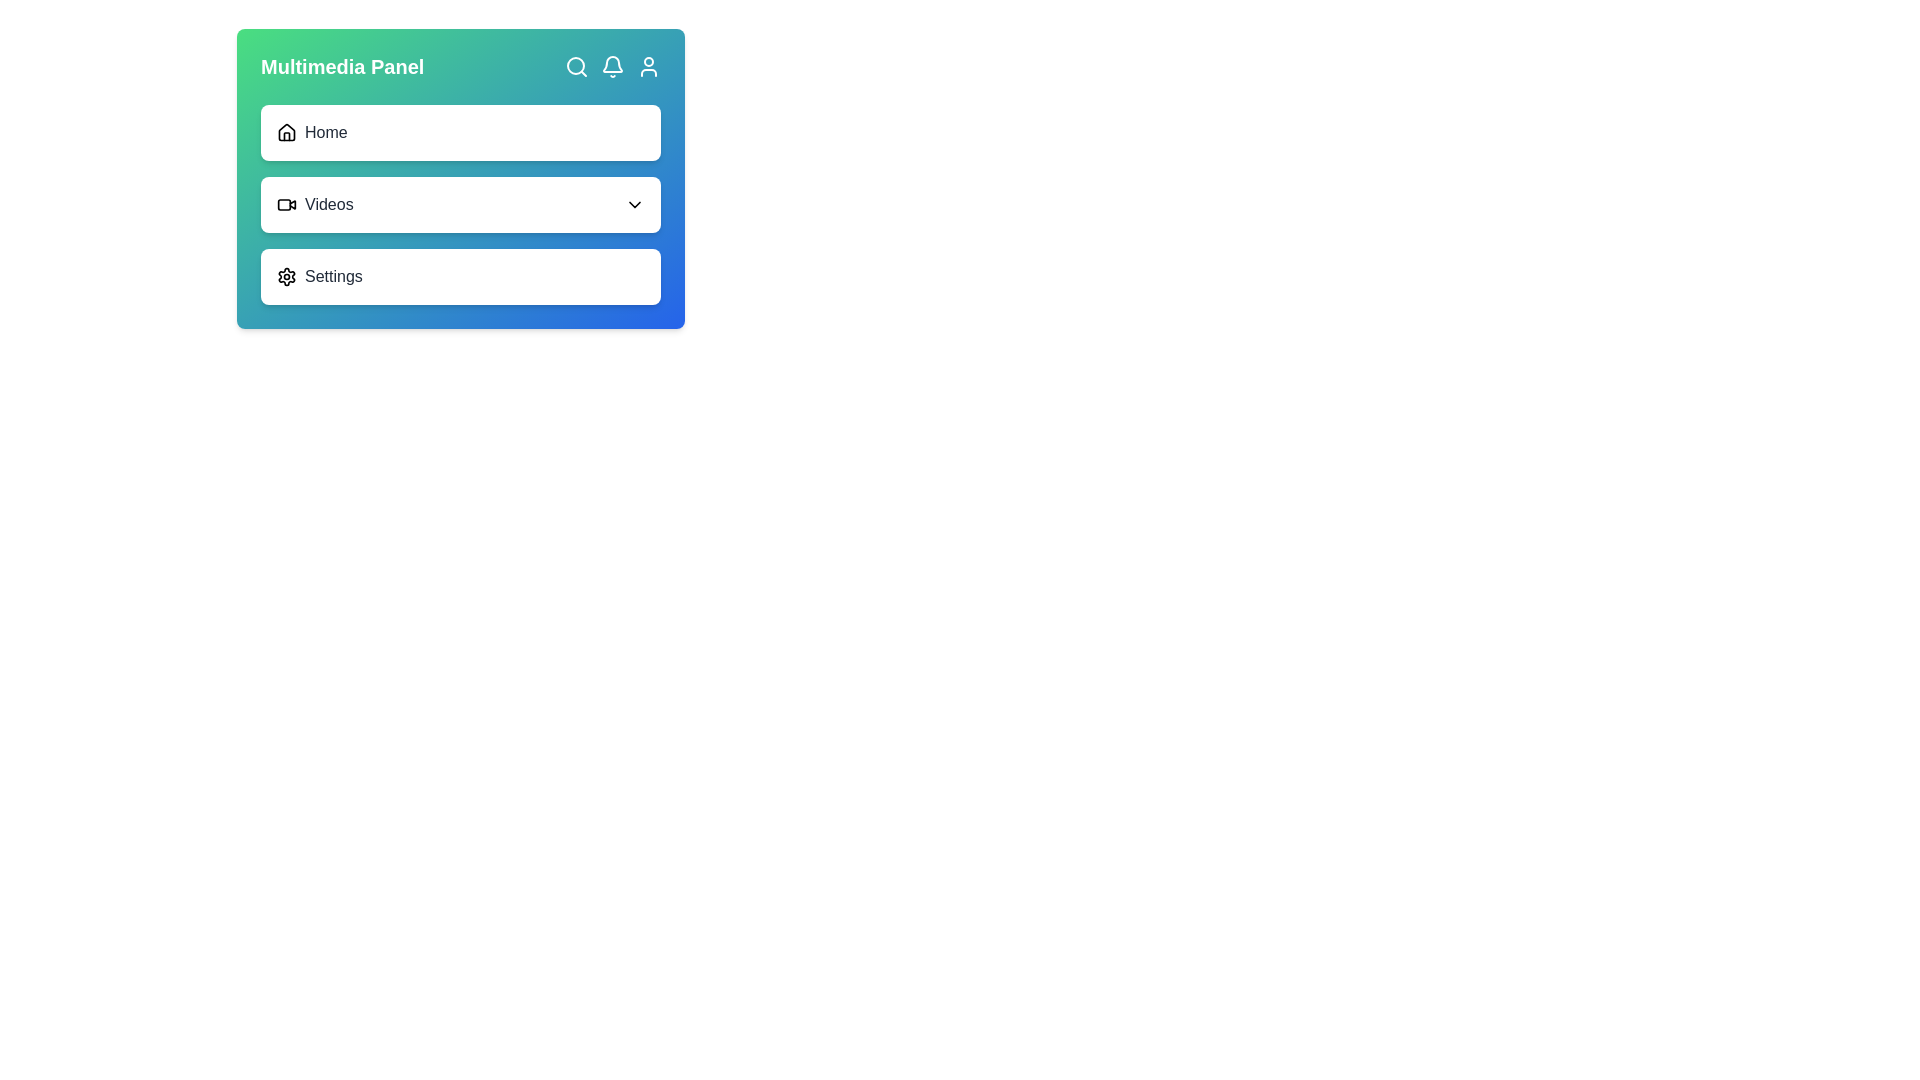 The width and height of the screenshot is (1920, 1080). Describe the element at coordinates (286, 277) in the screenshot. I see `the Gear/Cogwheel icon located at the bottom section of the panel` at that location.